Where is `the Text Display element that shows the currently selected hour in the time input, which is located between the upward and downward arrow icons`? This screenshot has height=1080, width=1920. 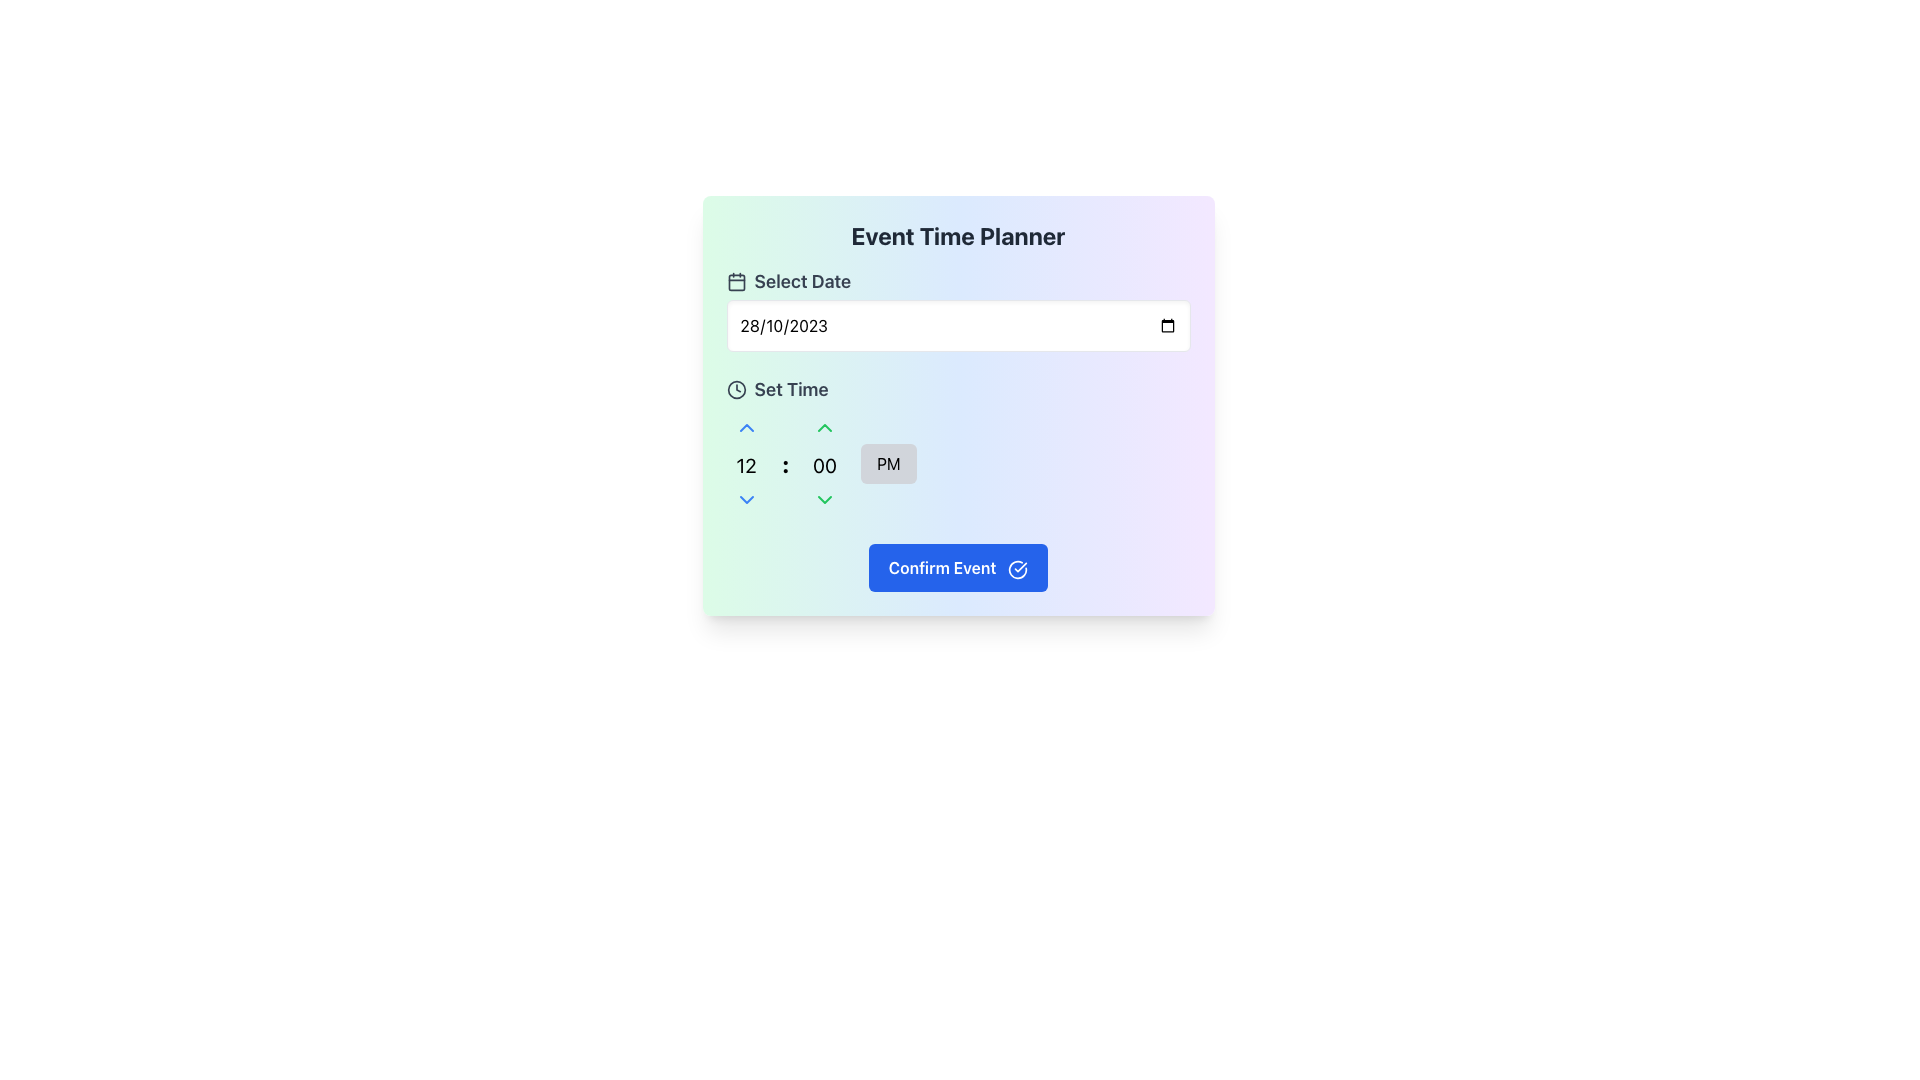
the Text Display element that shows the currently selected hour in the time input, which is located between the upward and downward arrow icons is located at coordinates (745, 466).